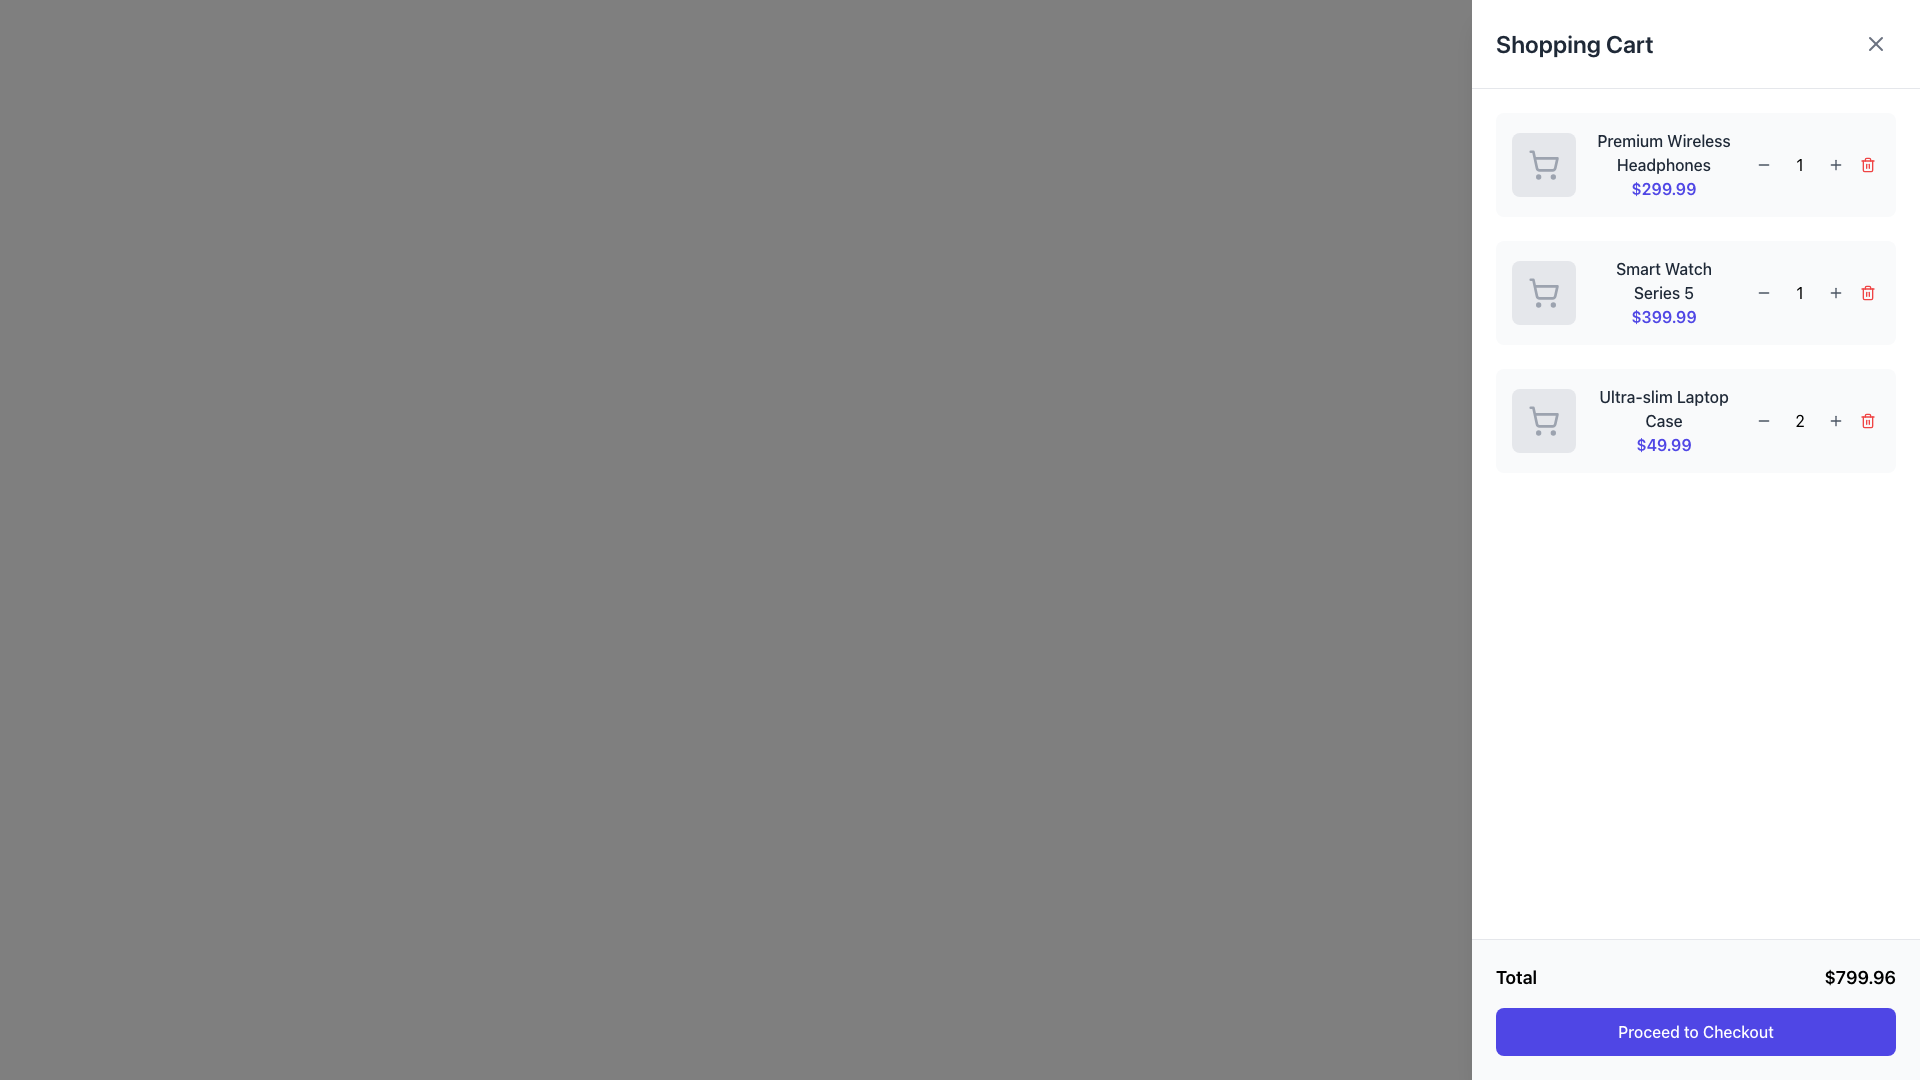 This screenshot has height=1080, width=1920. I want to click on the text display element that shows the product name and price in the second product card of the shopping cart interface, so click(1664, 293).